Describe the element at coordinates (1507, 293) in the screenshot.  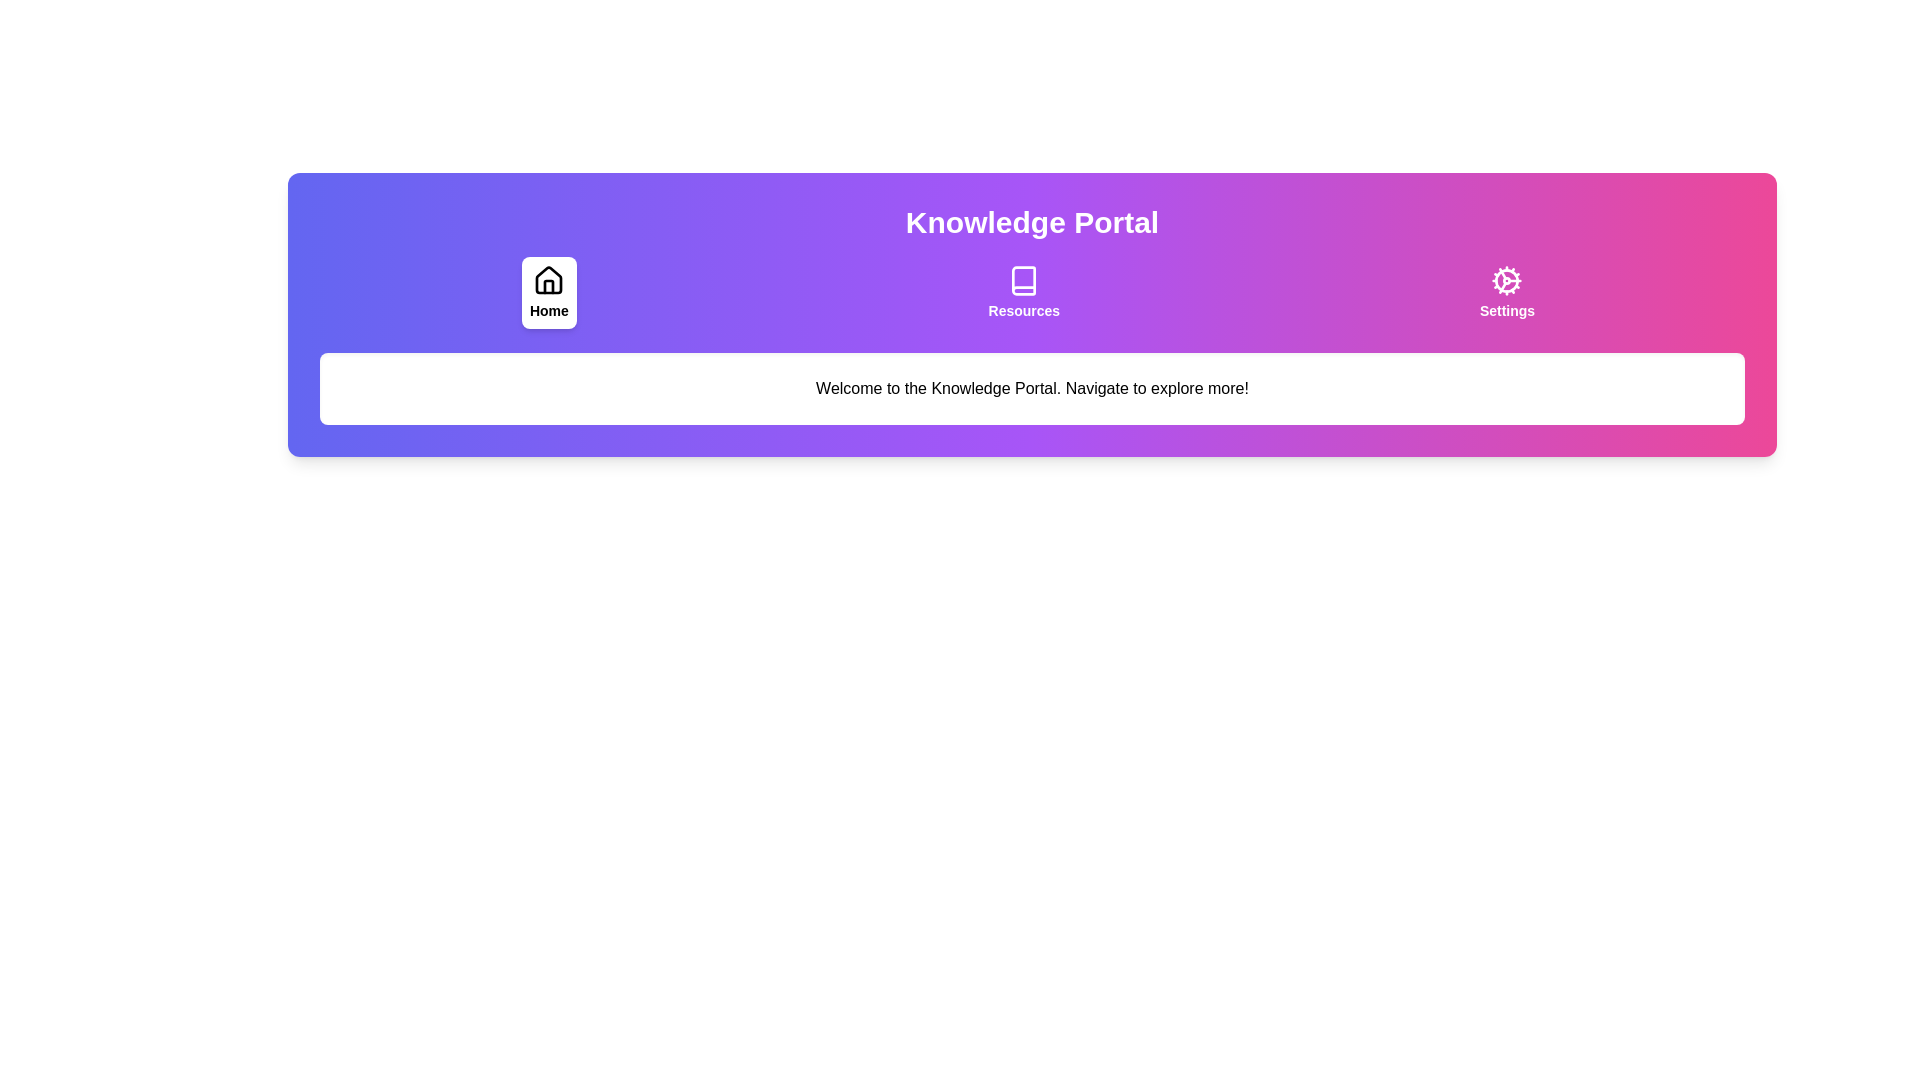
I see `the tab labeled Settings` at that location.